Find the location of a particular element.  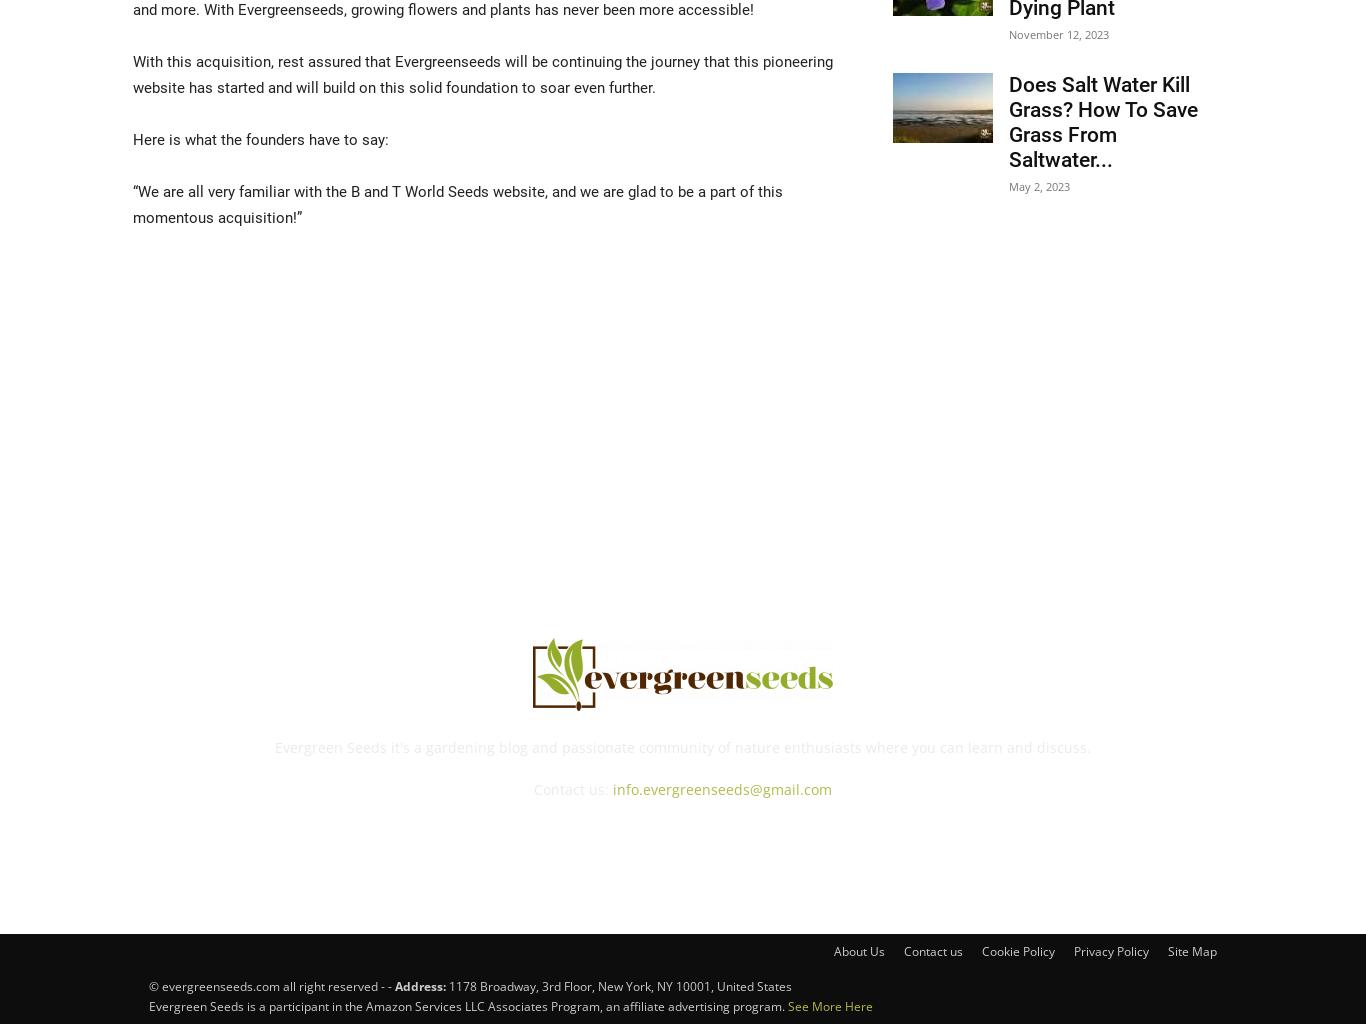

'With this acquisition, rest assured that Evergreenseeds will be continuing the journey that this pioneering website has started and will build on this solid foundation to soar even further.' is located at coordinates (483, 73).